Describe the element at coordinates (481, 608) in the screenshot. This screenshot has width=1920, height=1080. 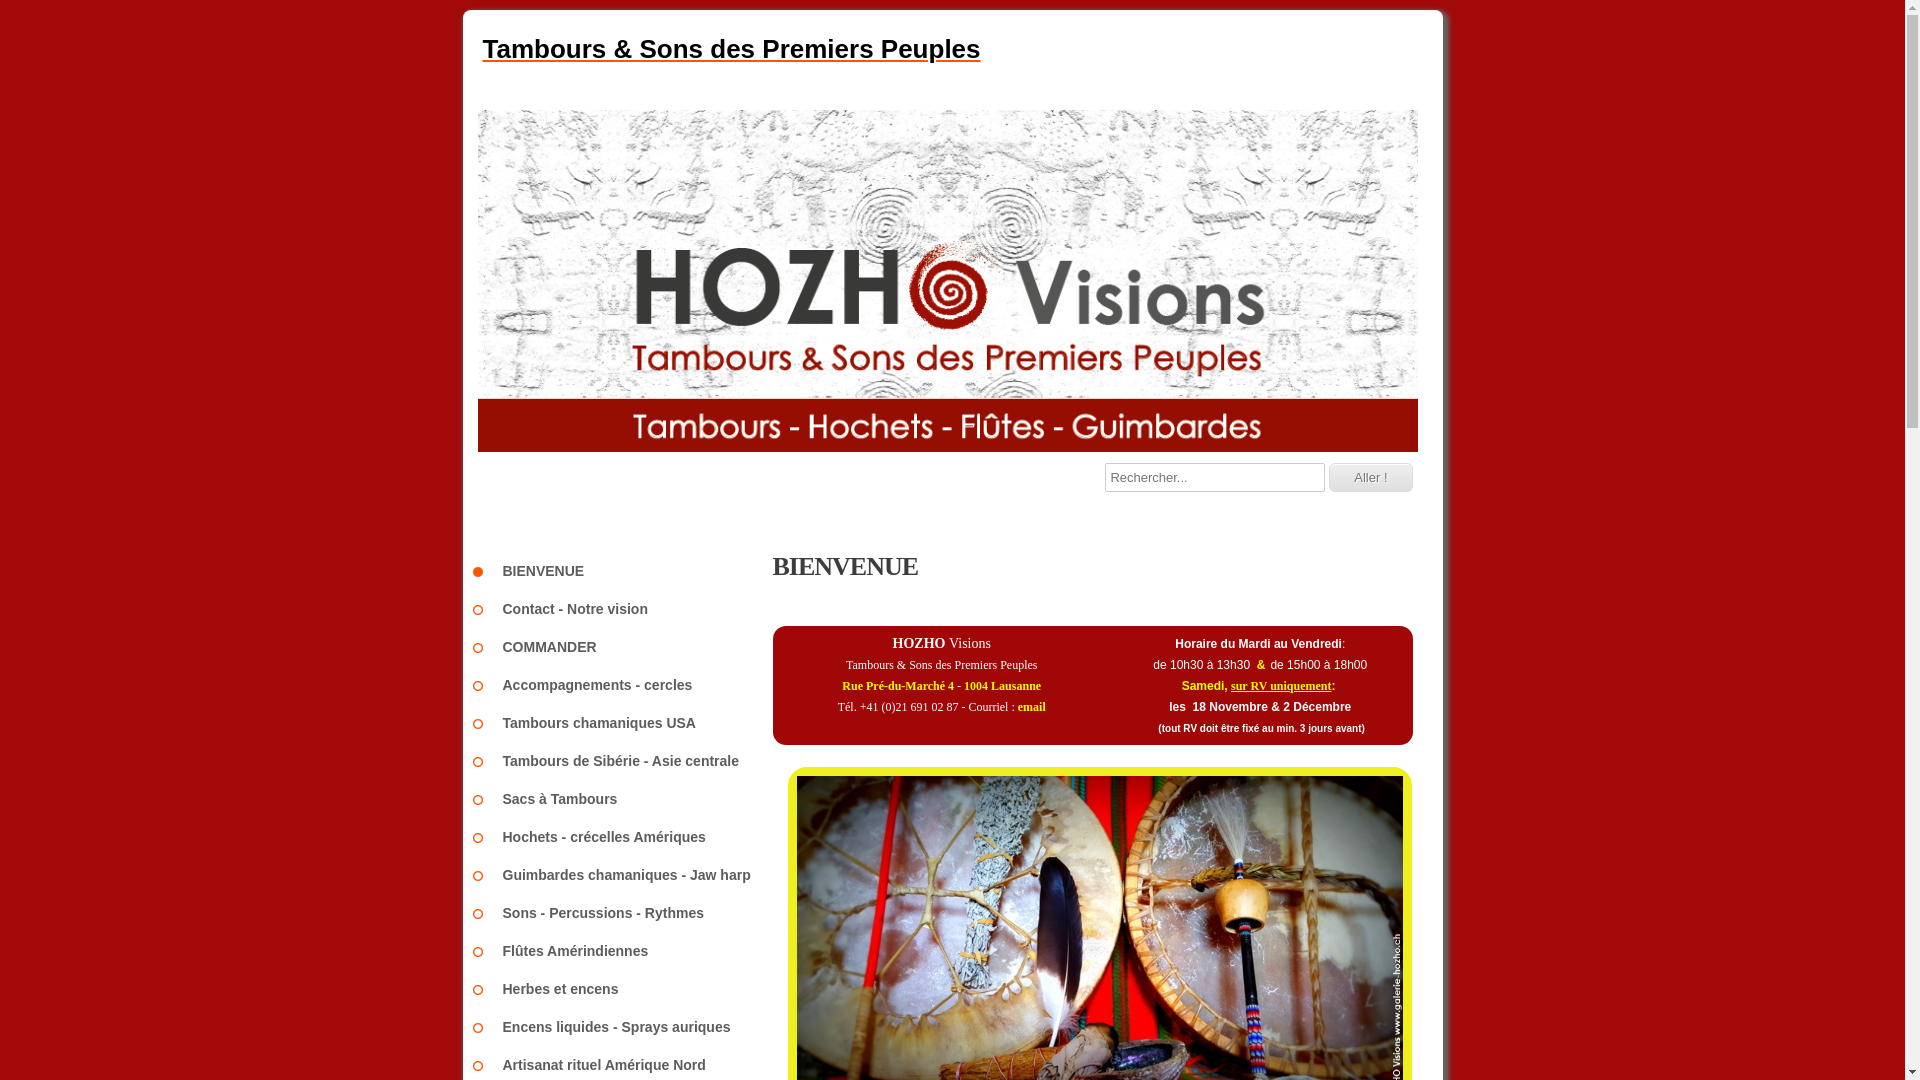
I see `'Contact - Notre vision'` at that location.